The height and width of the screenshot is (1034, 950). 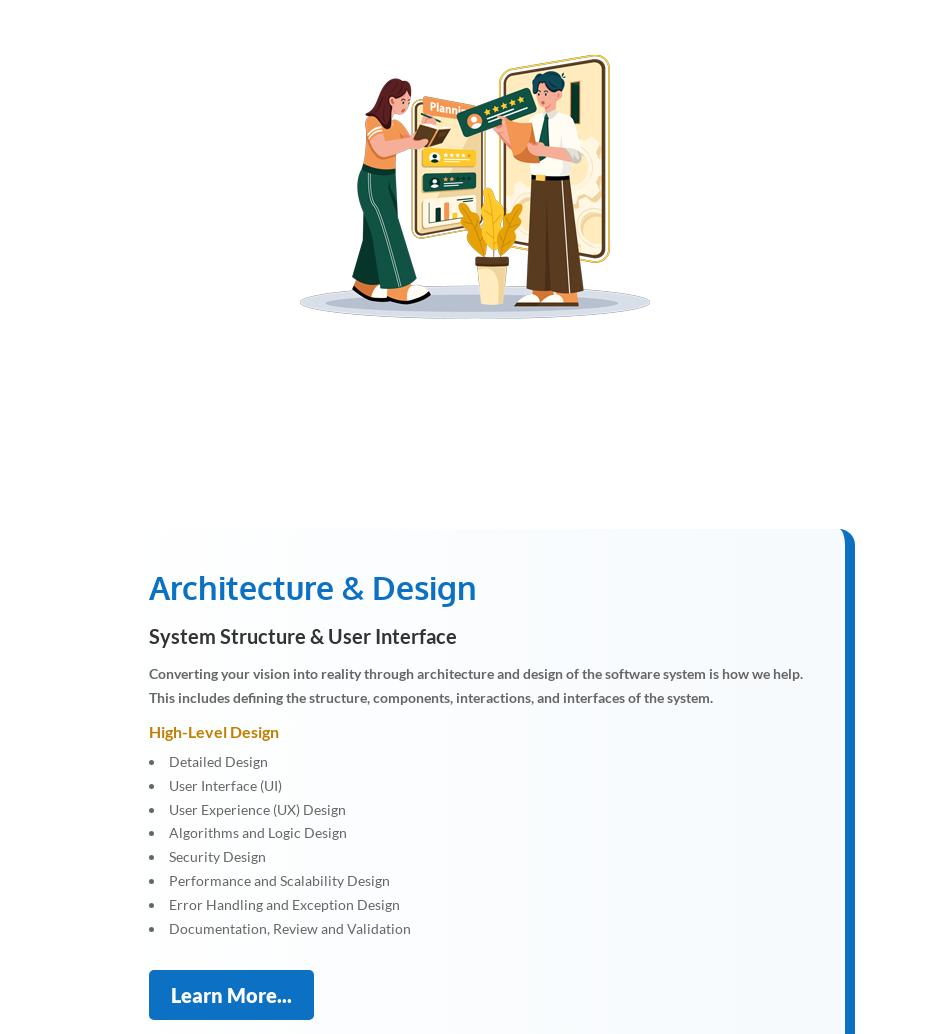 I want to click on 'v', so click(x=490, y=195).